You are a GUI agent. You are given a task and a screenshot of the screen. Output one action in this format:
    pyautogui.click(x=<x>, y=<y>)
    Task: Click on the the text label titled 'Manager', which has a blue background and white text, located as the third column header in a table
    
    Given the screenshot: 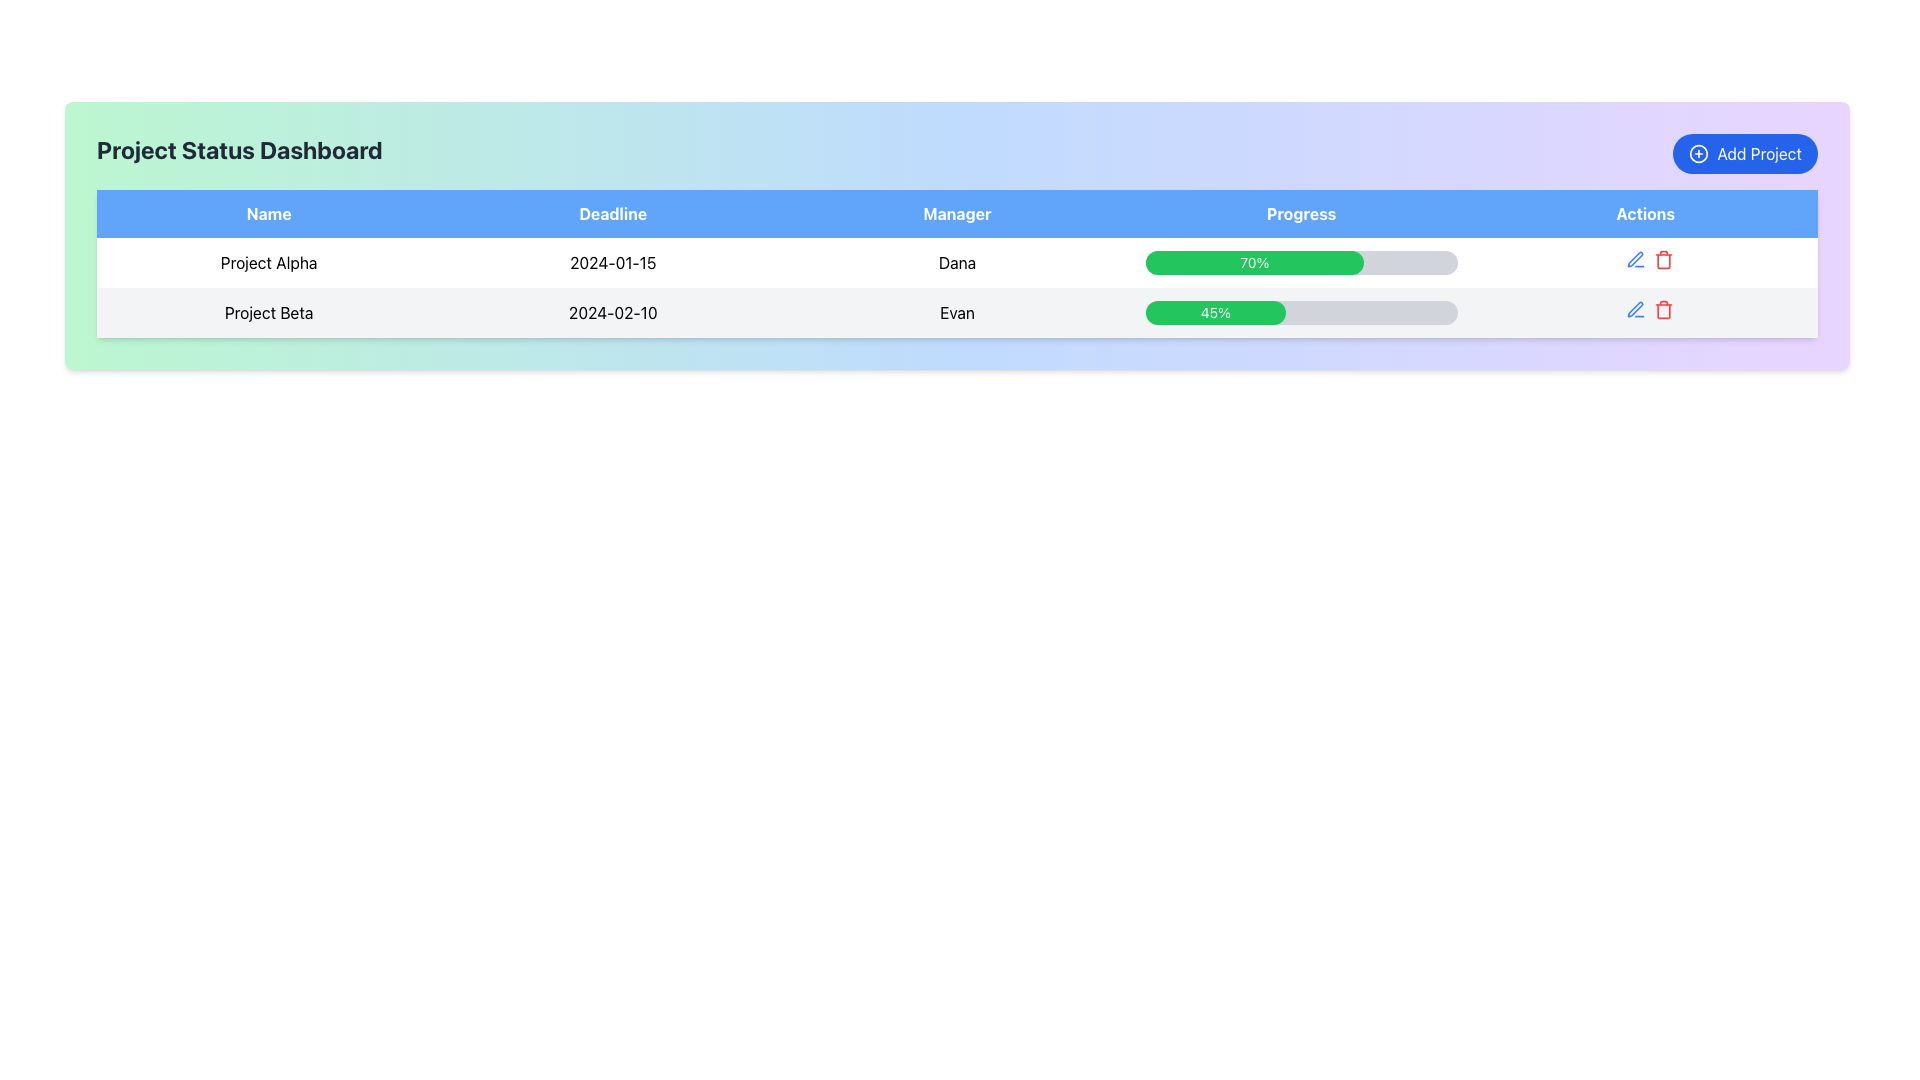 What is the action you would take?
    pyautogui.click(x=956, y=213)
    